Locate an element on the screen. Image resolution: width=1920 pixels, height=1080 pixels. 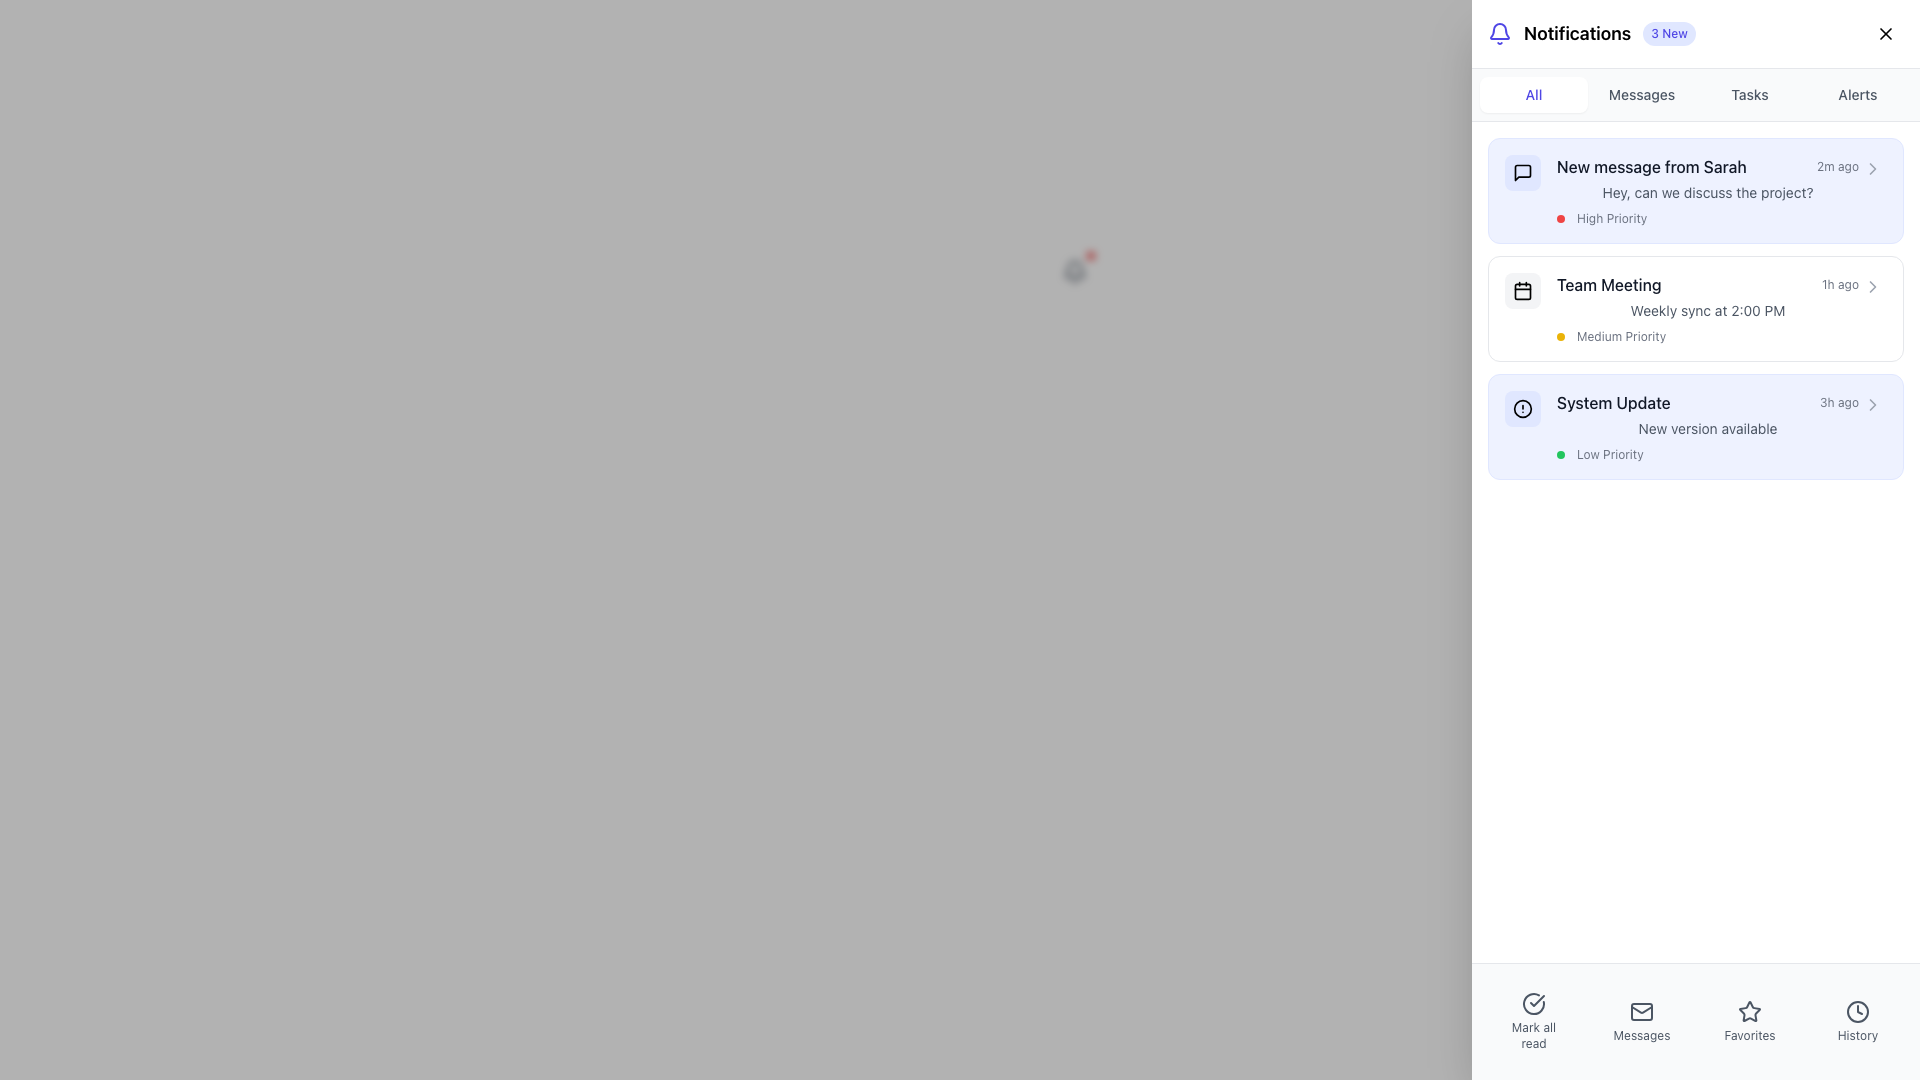
the third button in the Notifications panel, which switches to the 'Tasks' view, to trigger hover effects indicating interactivity is located at coordinates (1749, 95).